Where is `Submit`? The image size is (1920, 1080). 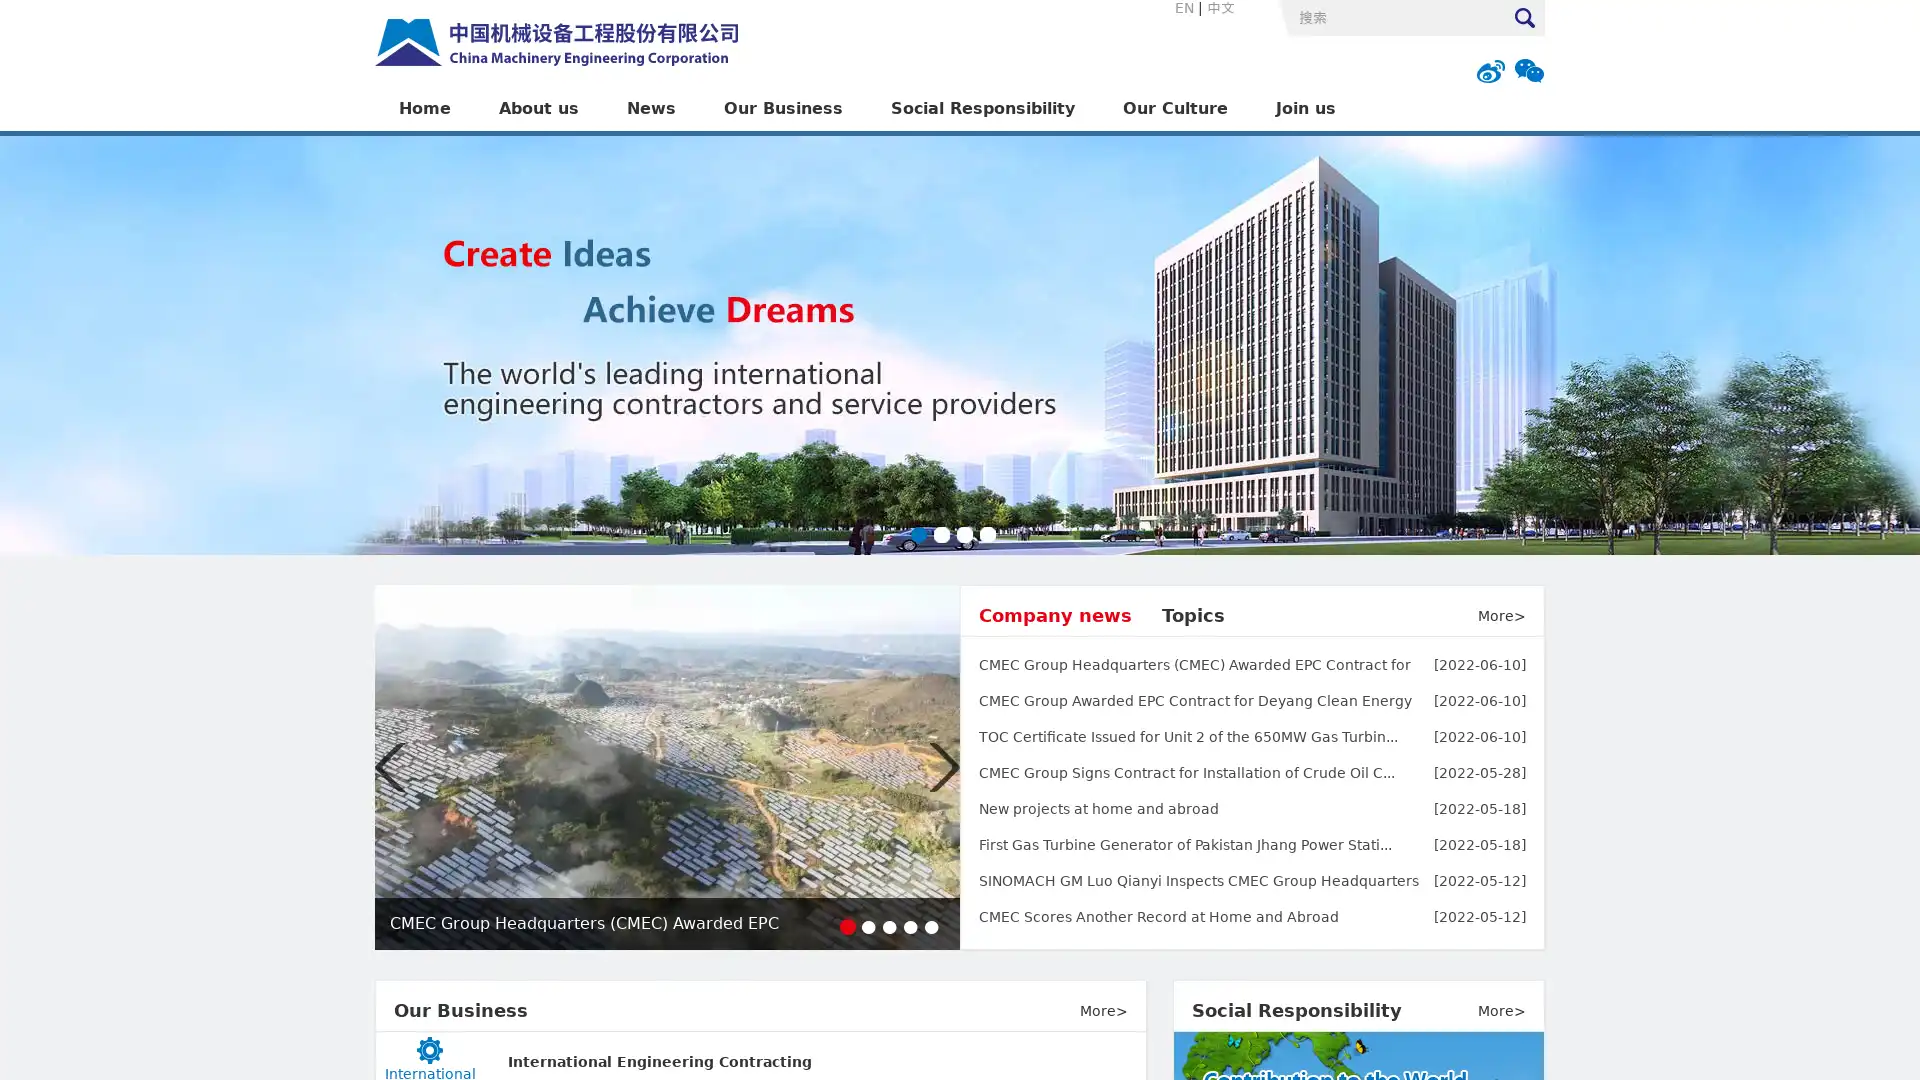 Submit is located at coordinates (1524, 18).